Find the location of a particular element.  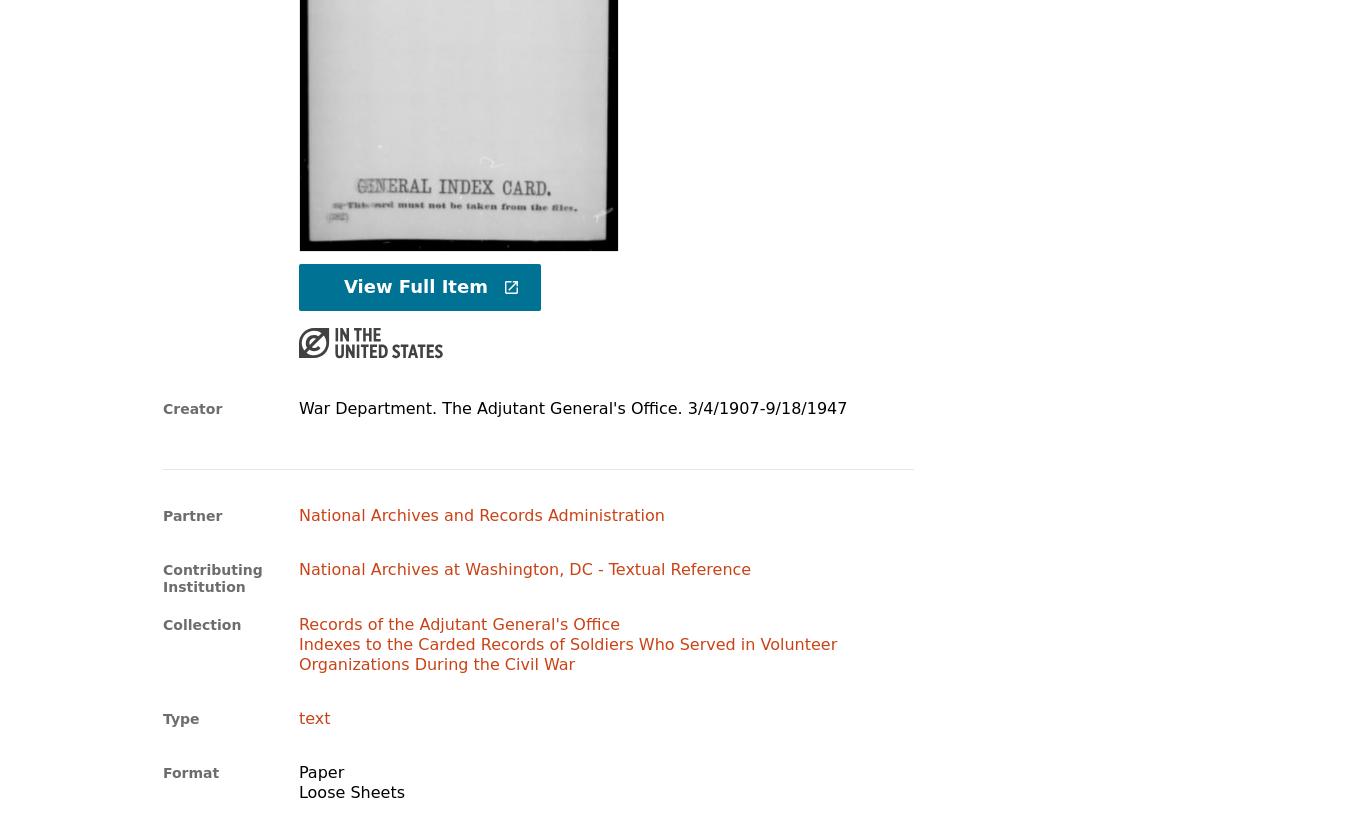

'Indexes to the Carded Records of Soldiers Who Served in Volunteer Organizations During the Civil War' is located at coordinates (567, 653).